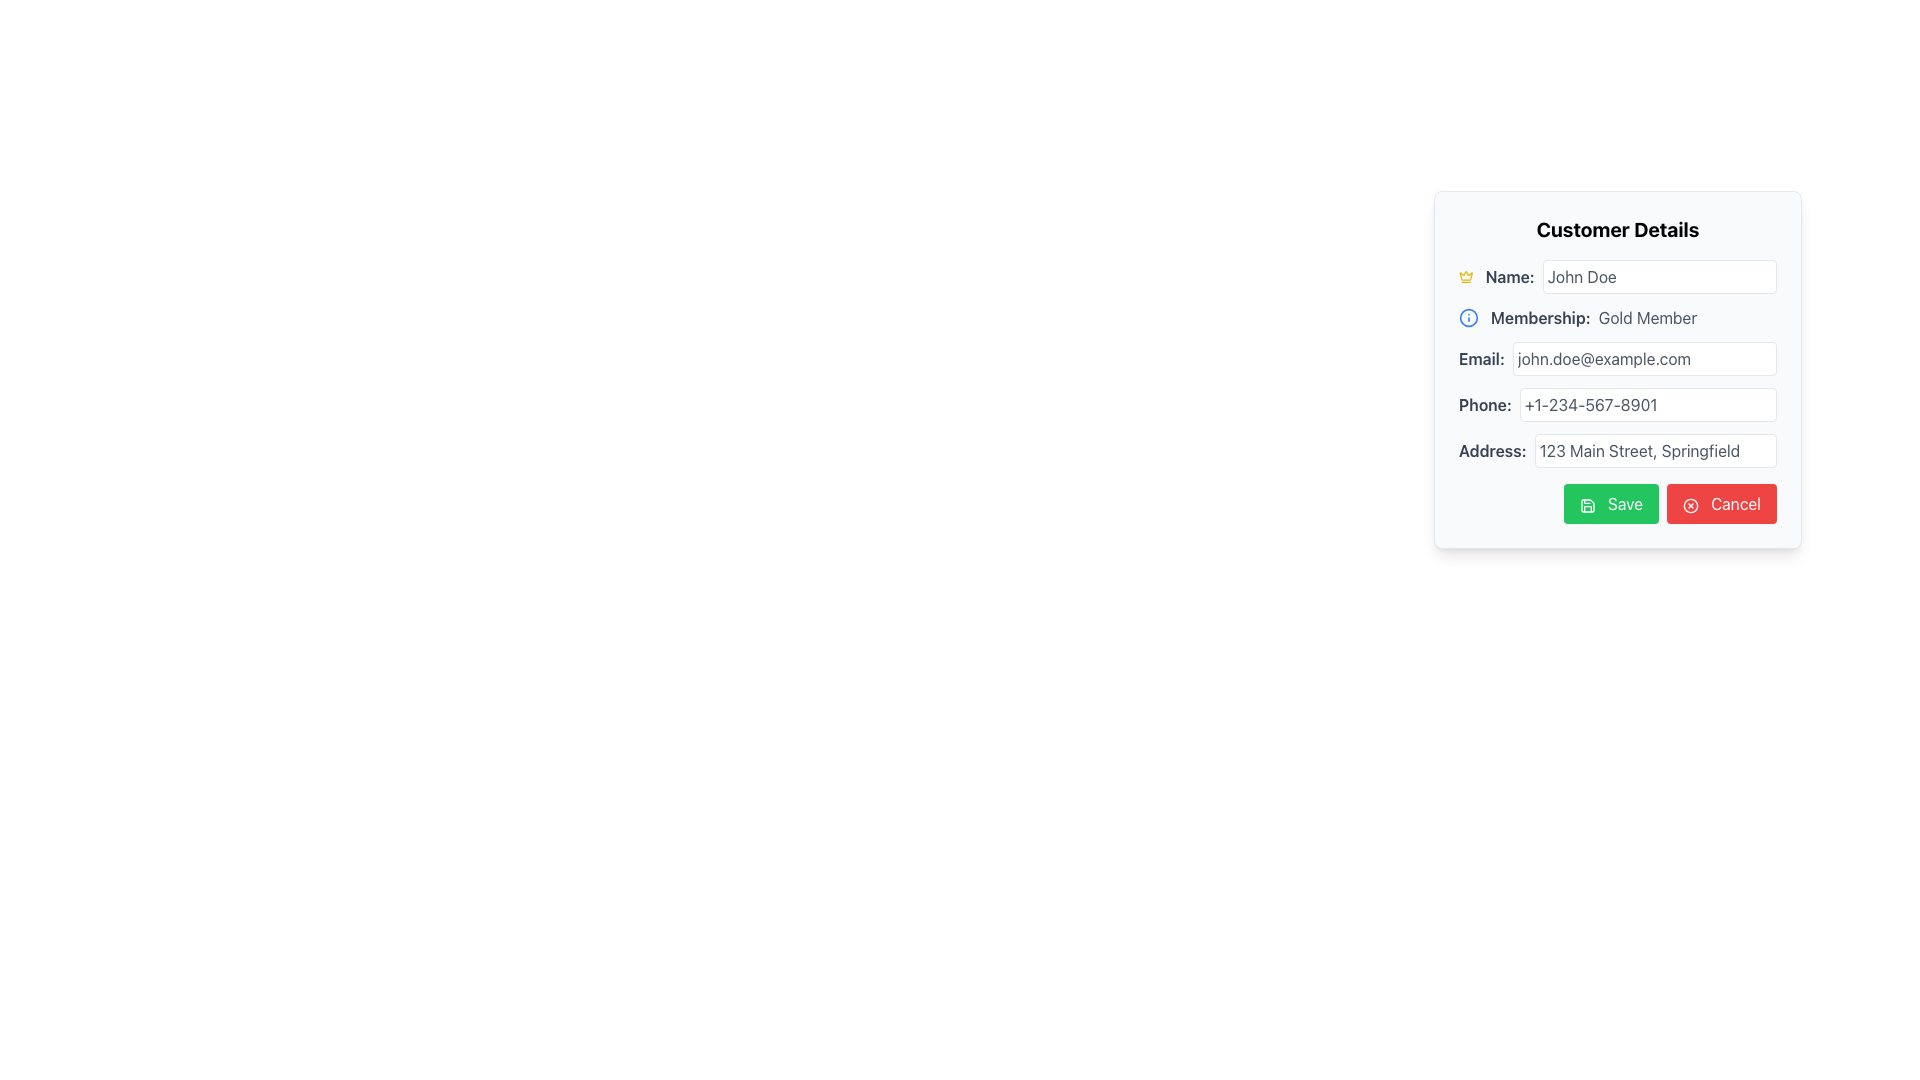  What do you see at coordinates (1617, 229) in the screenshot?
I see `the text label that serves as a title or heading for the customer details panel, positioned at the top and centered in the panel` at bounding box center [1617, 229].